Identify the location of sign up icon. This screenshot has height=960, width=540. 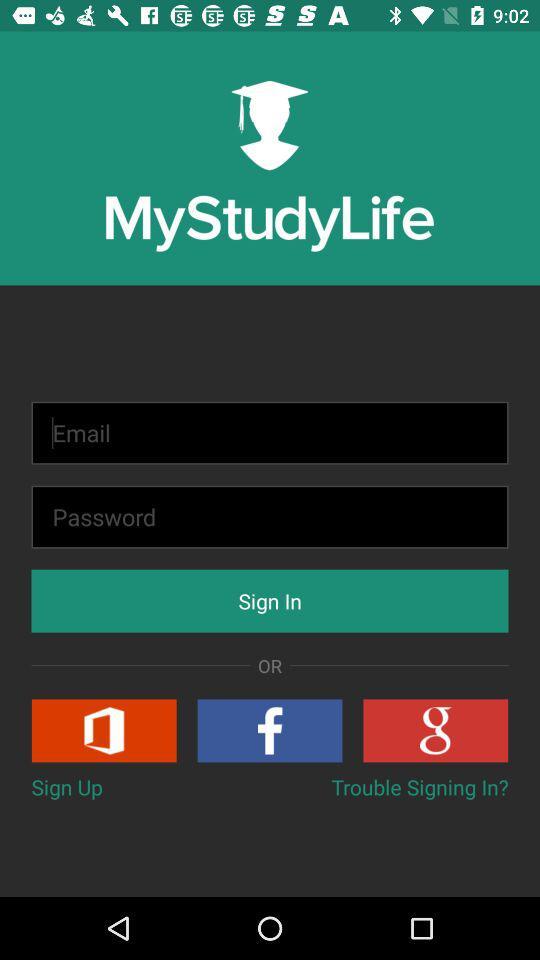
(67, 787).